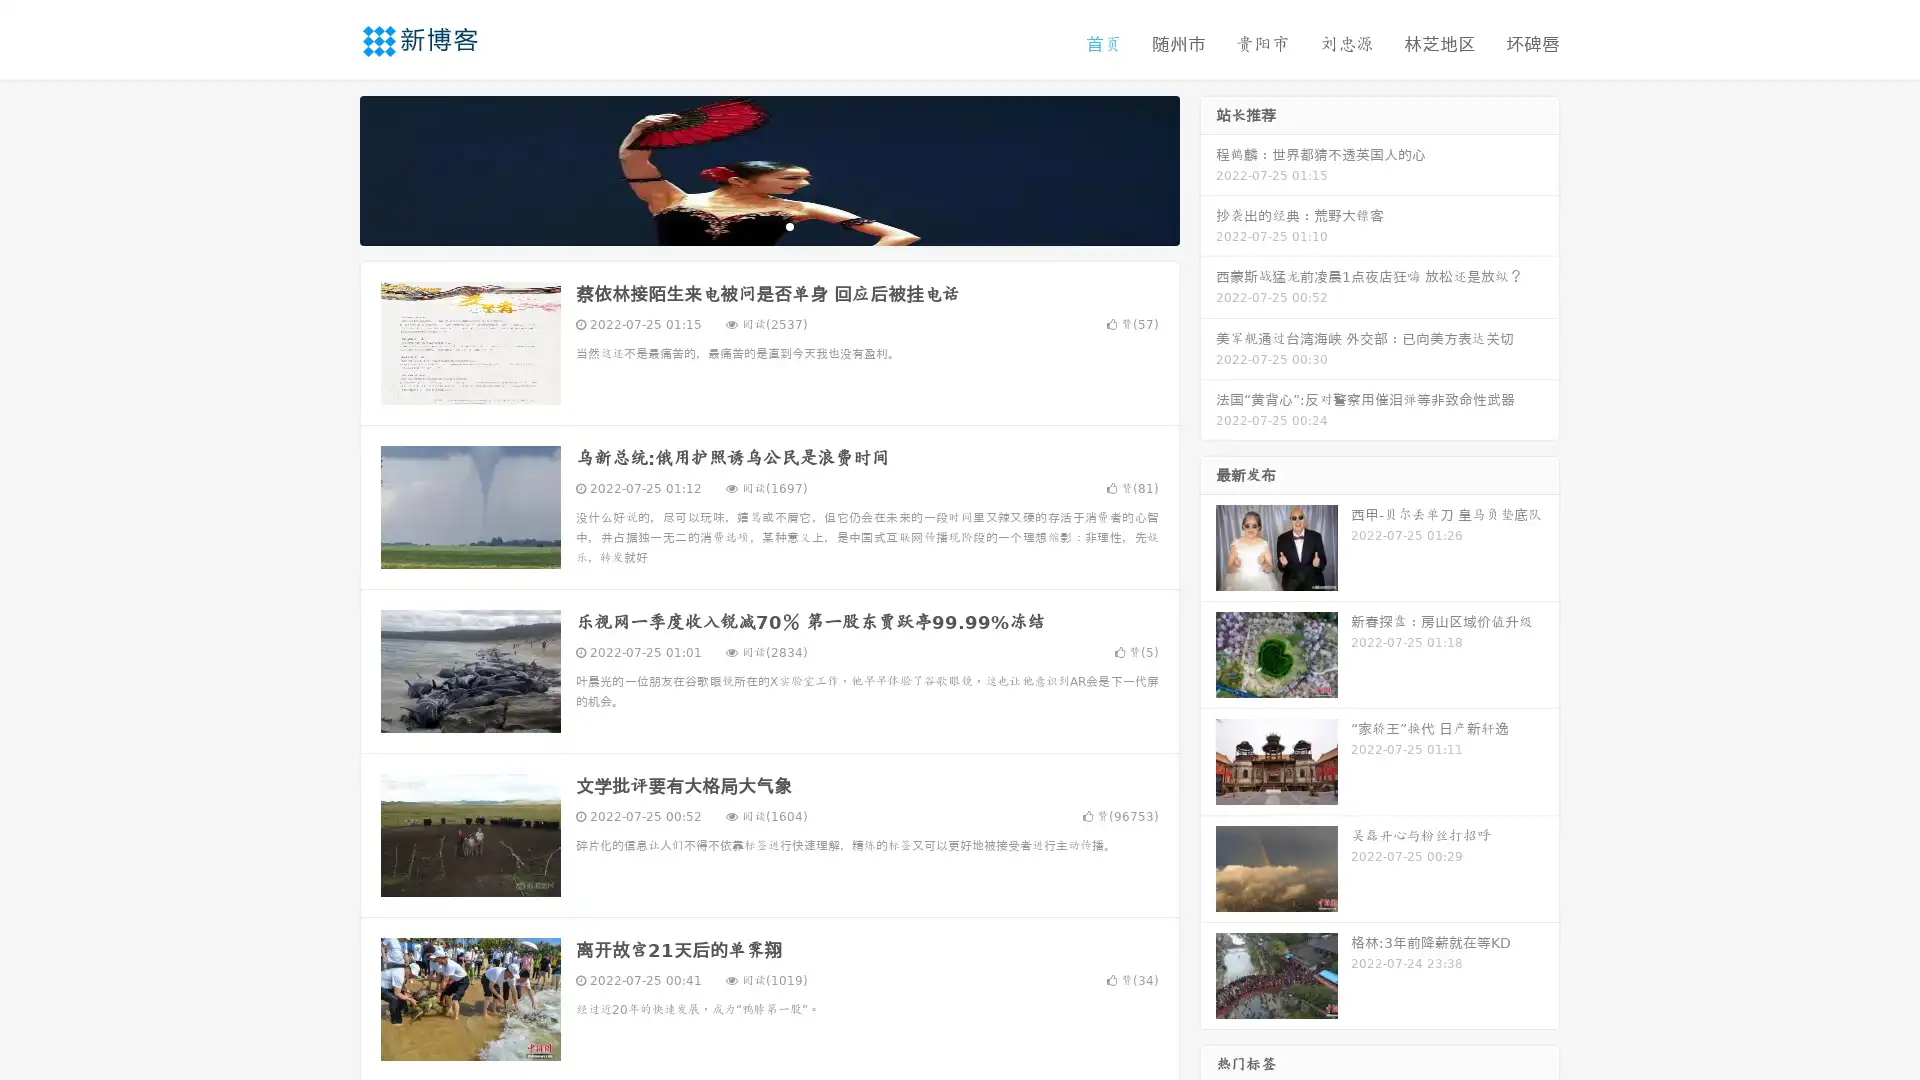 The image size is (1920, 1080). What do you see at coordinates (330, 168) in the screenshot?
I see `Previous slide` at bounding box center [330, 168].